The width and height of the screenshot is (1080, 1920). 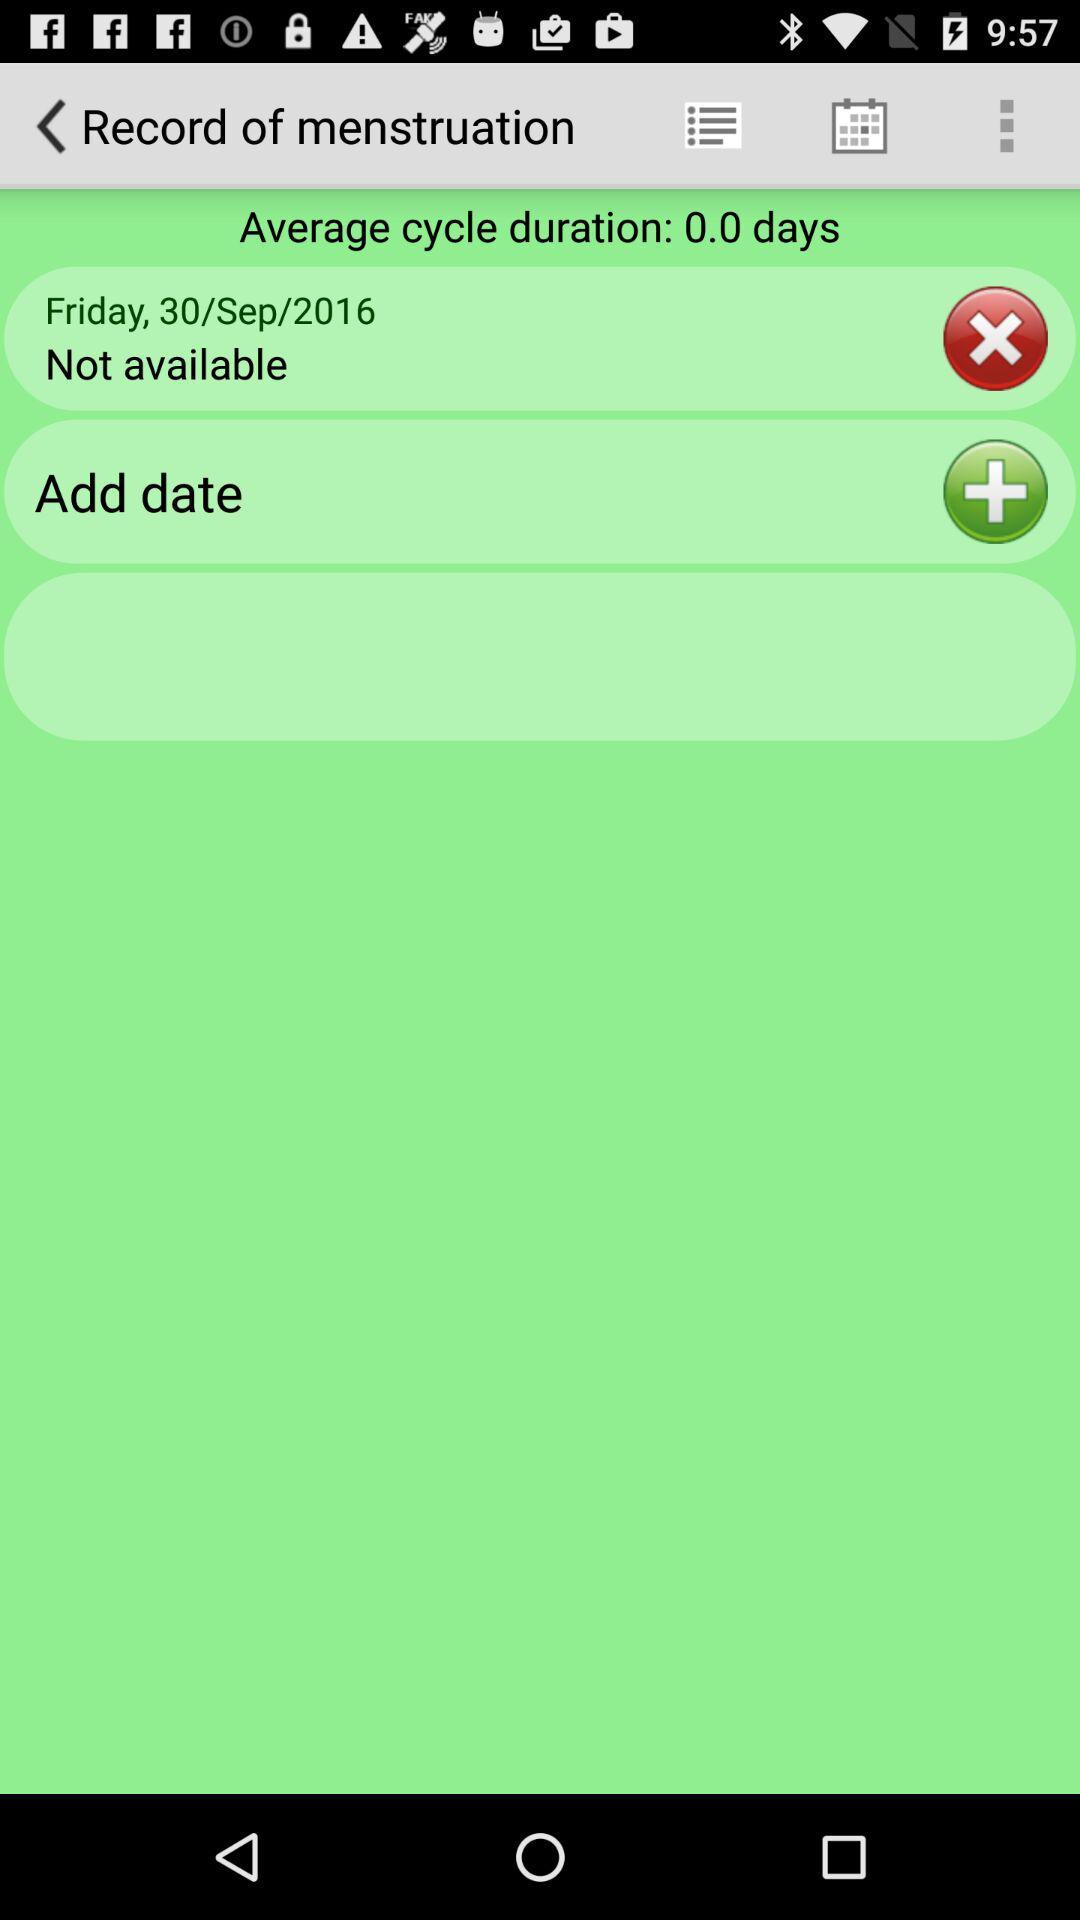 I want to click on the app above the average cycle duration, so click(x=711, y=124).